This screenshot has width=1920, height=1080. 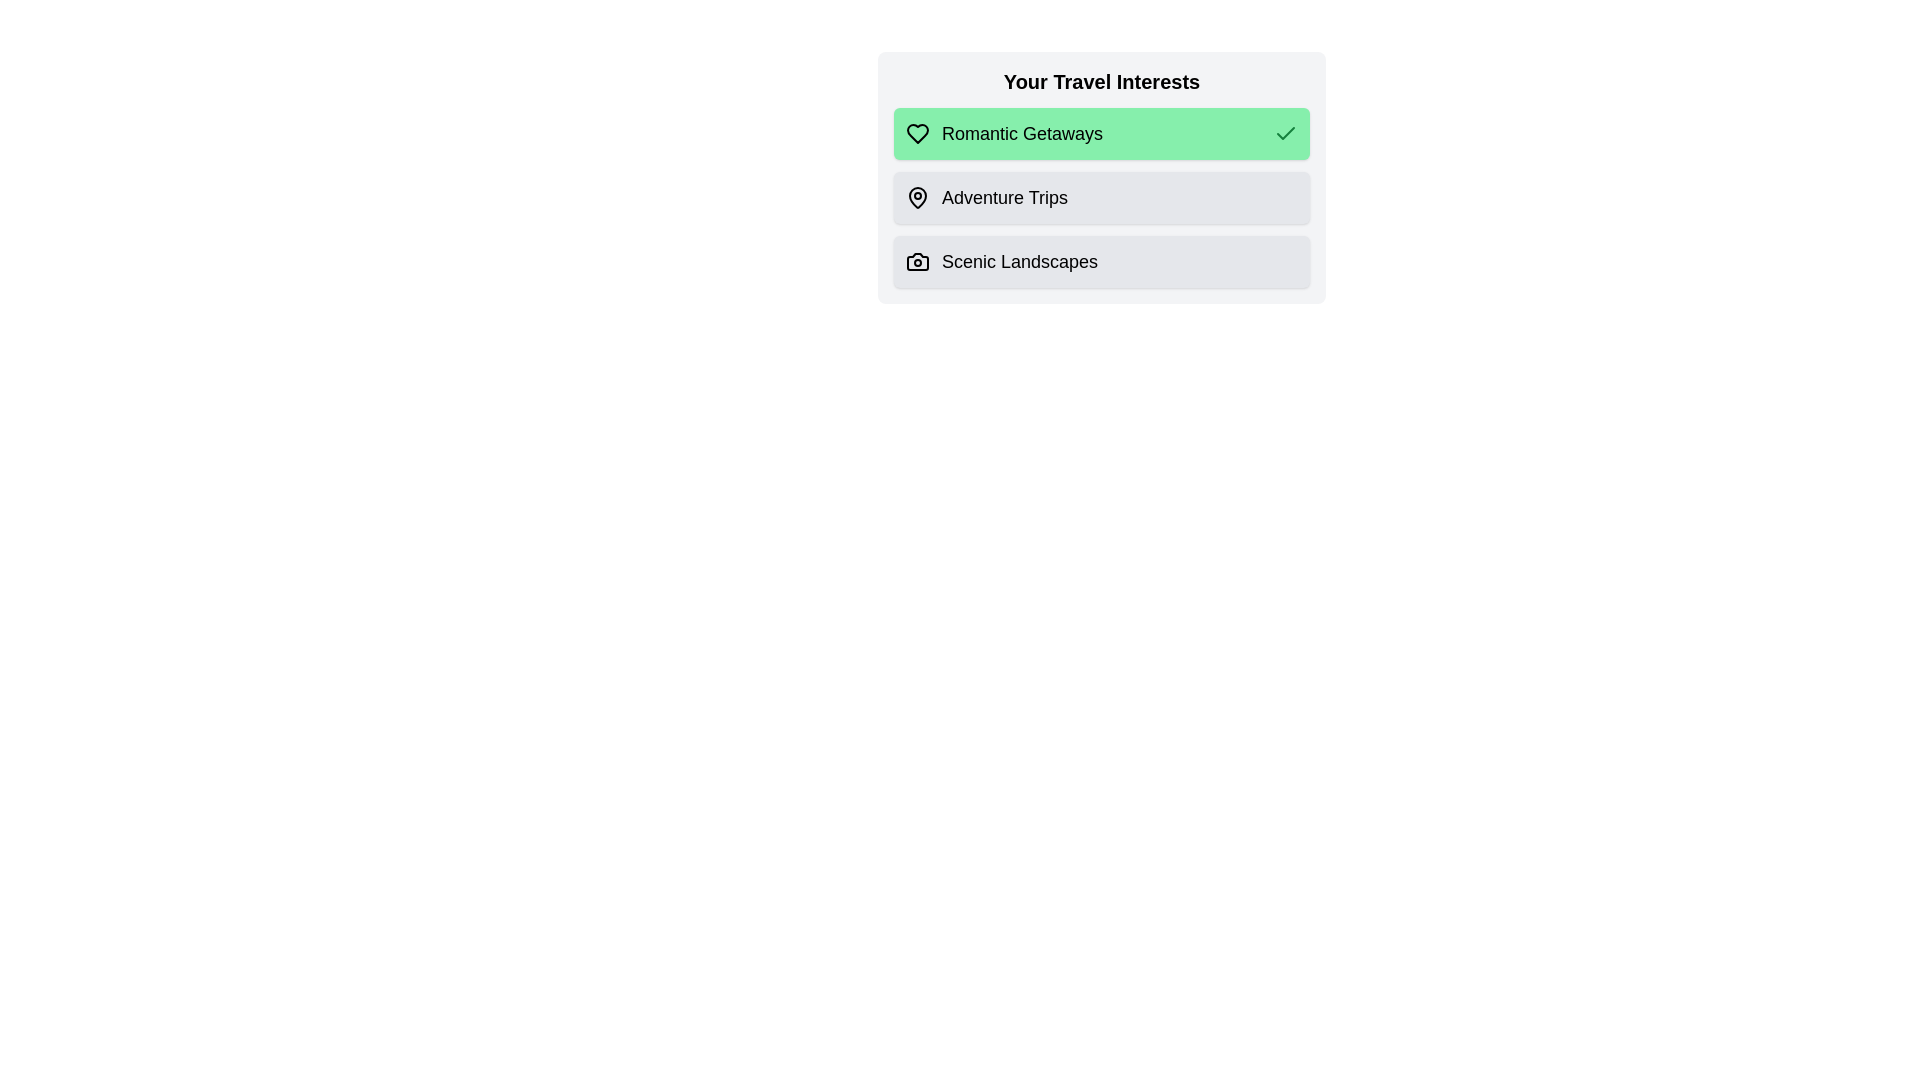 I want to click on the travel preference Romantic Getaways by clicking on its corresponding option, so click(x=1101, y=134).